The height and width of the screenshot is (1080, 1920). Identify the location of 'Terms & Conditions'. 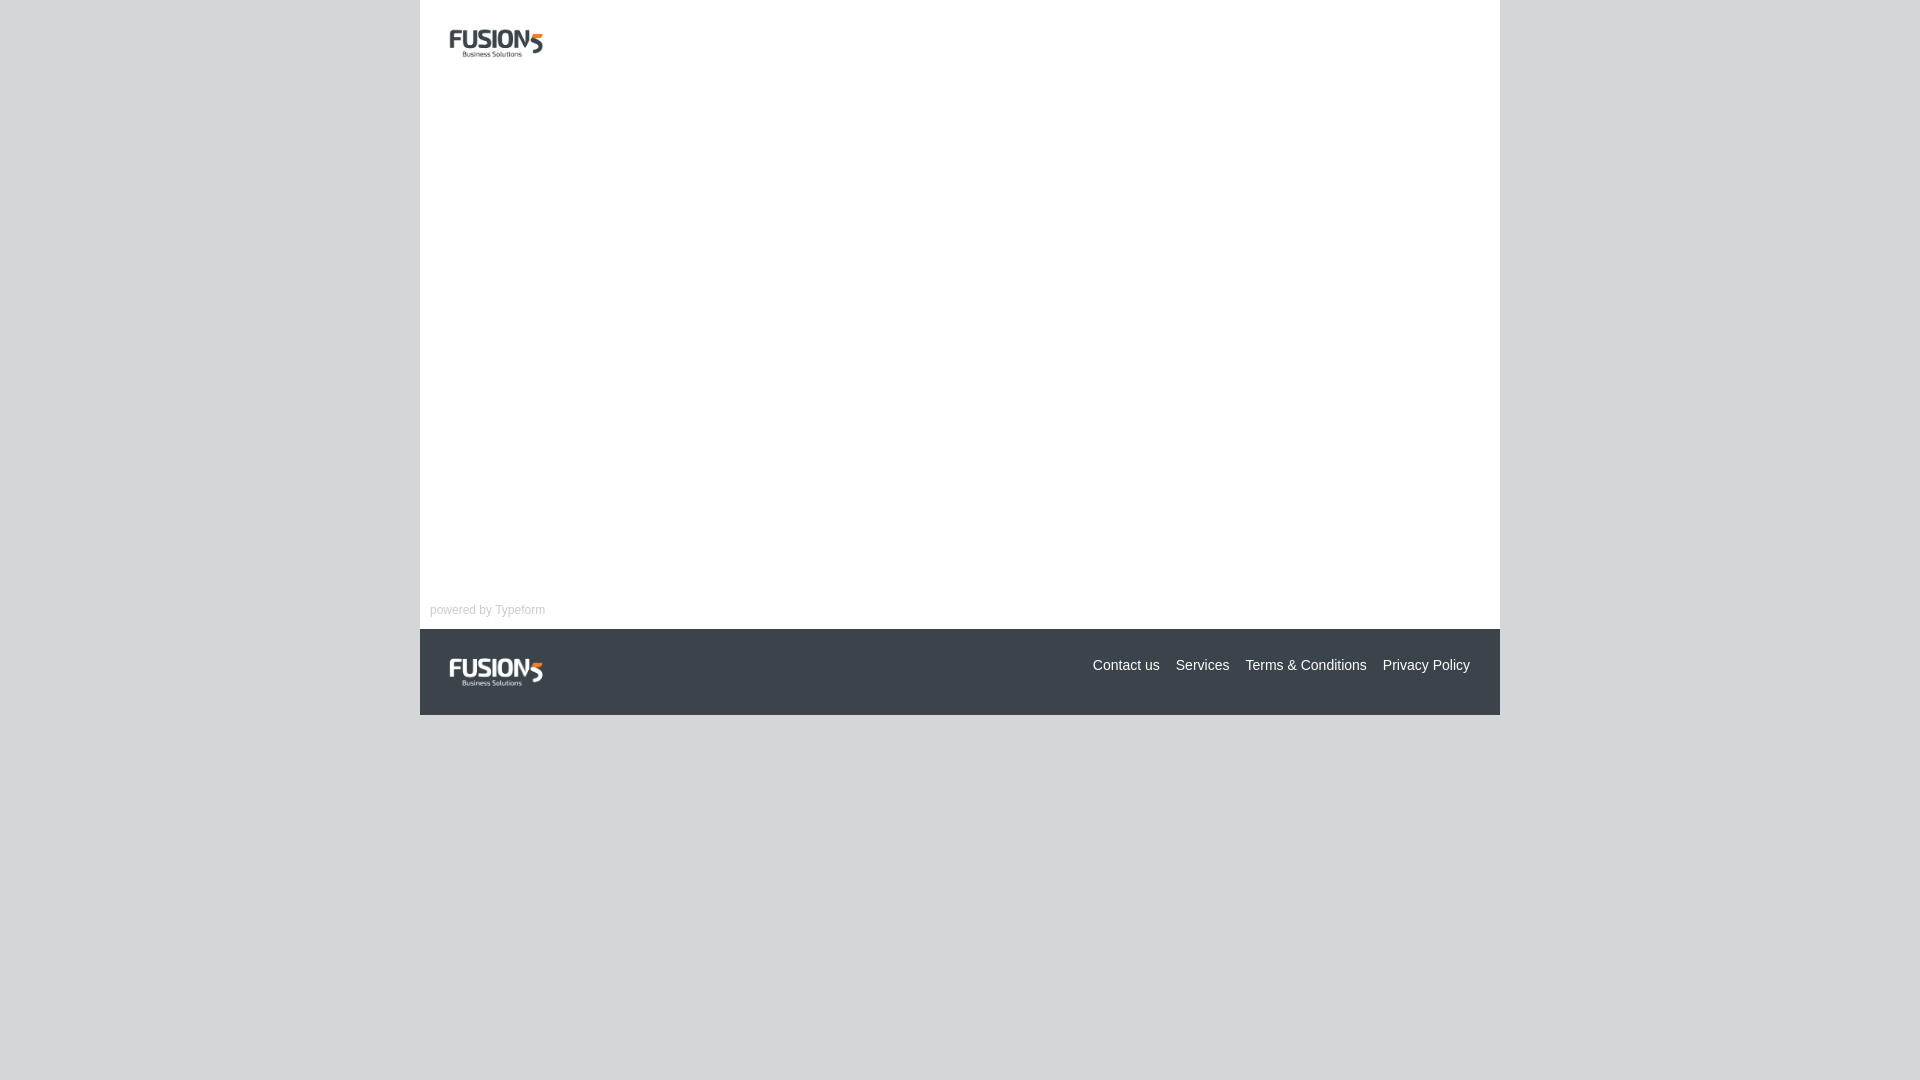
(1305, 664).